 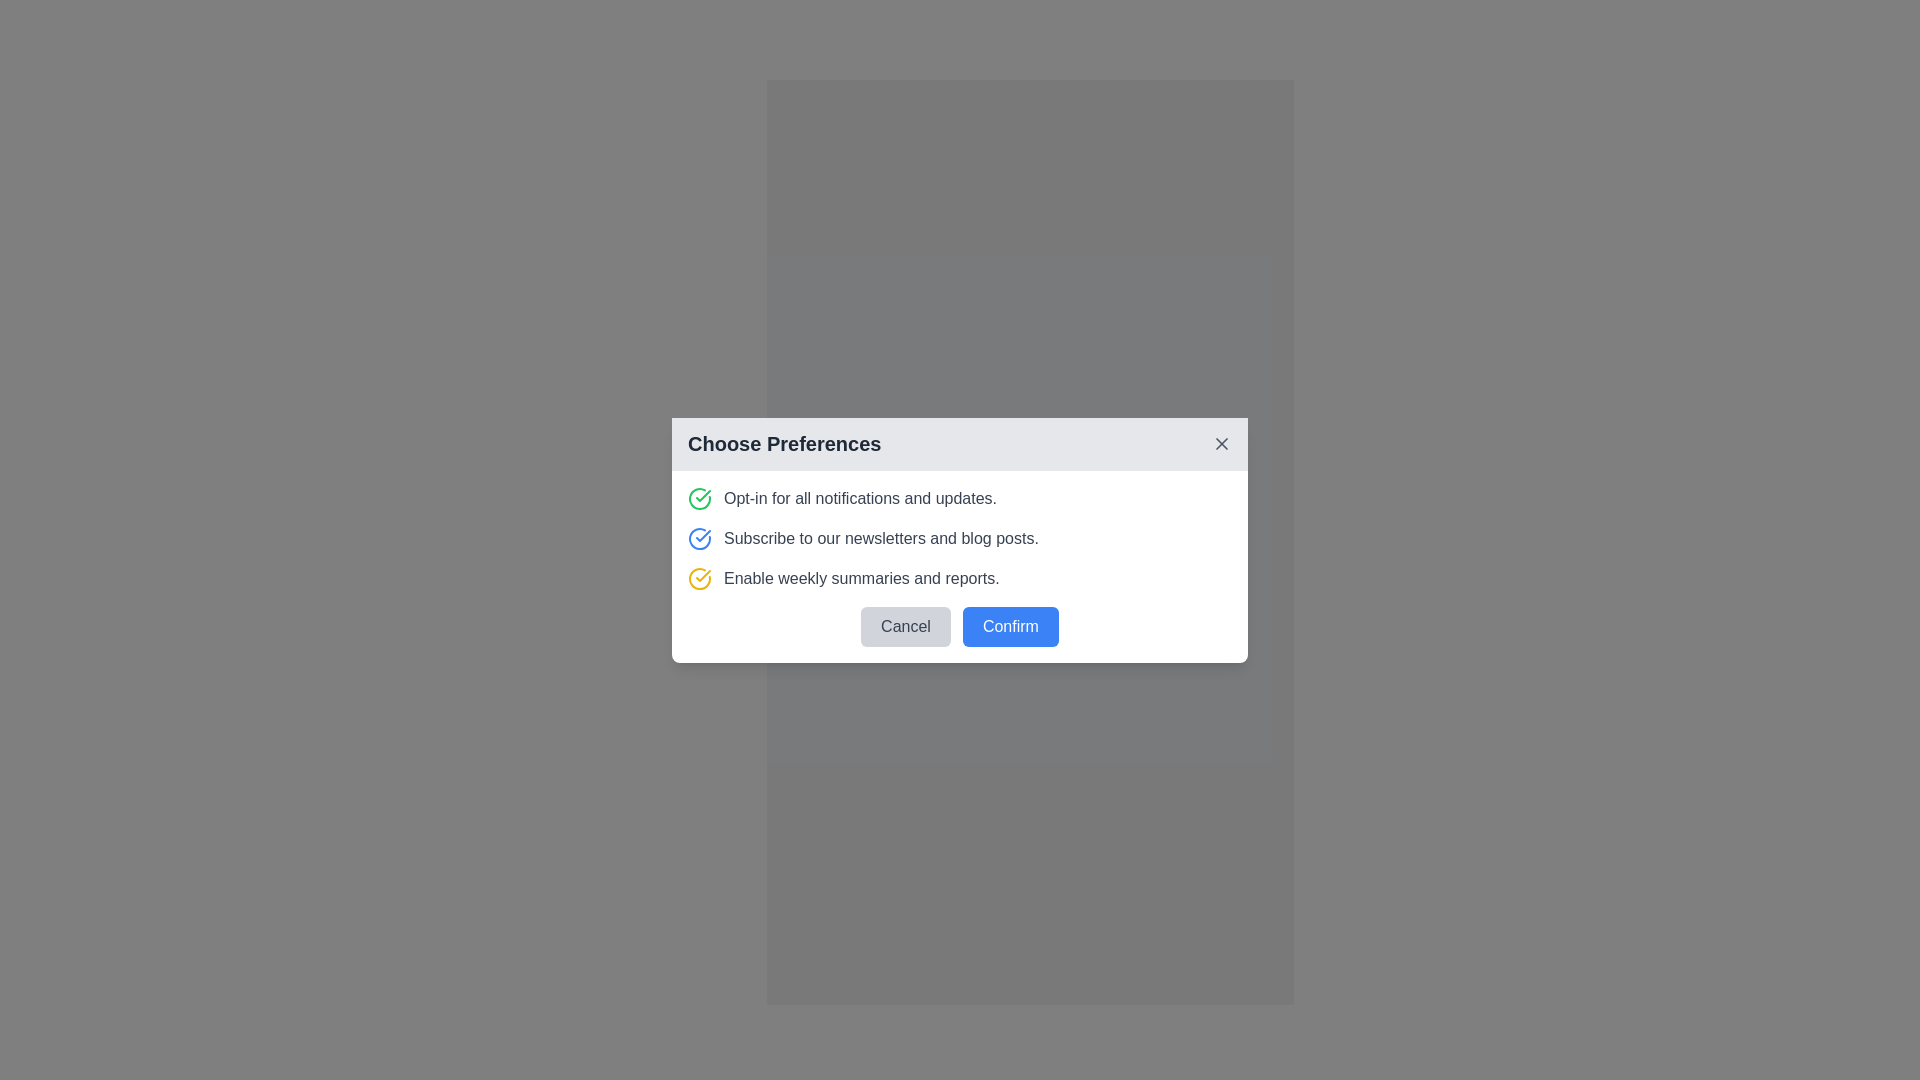 I want to click on the toggleable option in the 'Choose Preferences' section of the modal dialog box, so click(x=960, y=566).